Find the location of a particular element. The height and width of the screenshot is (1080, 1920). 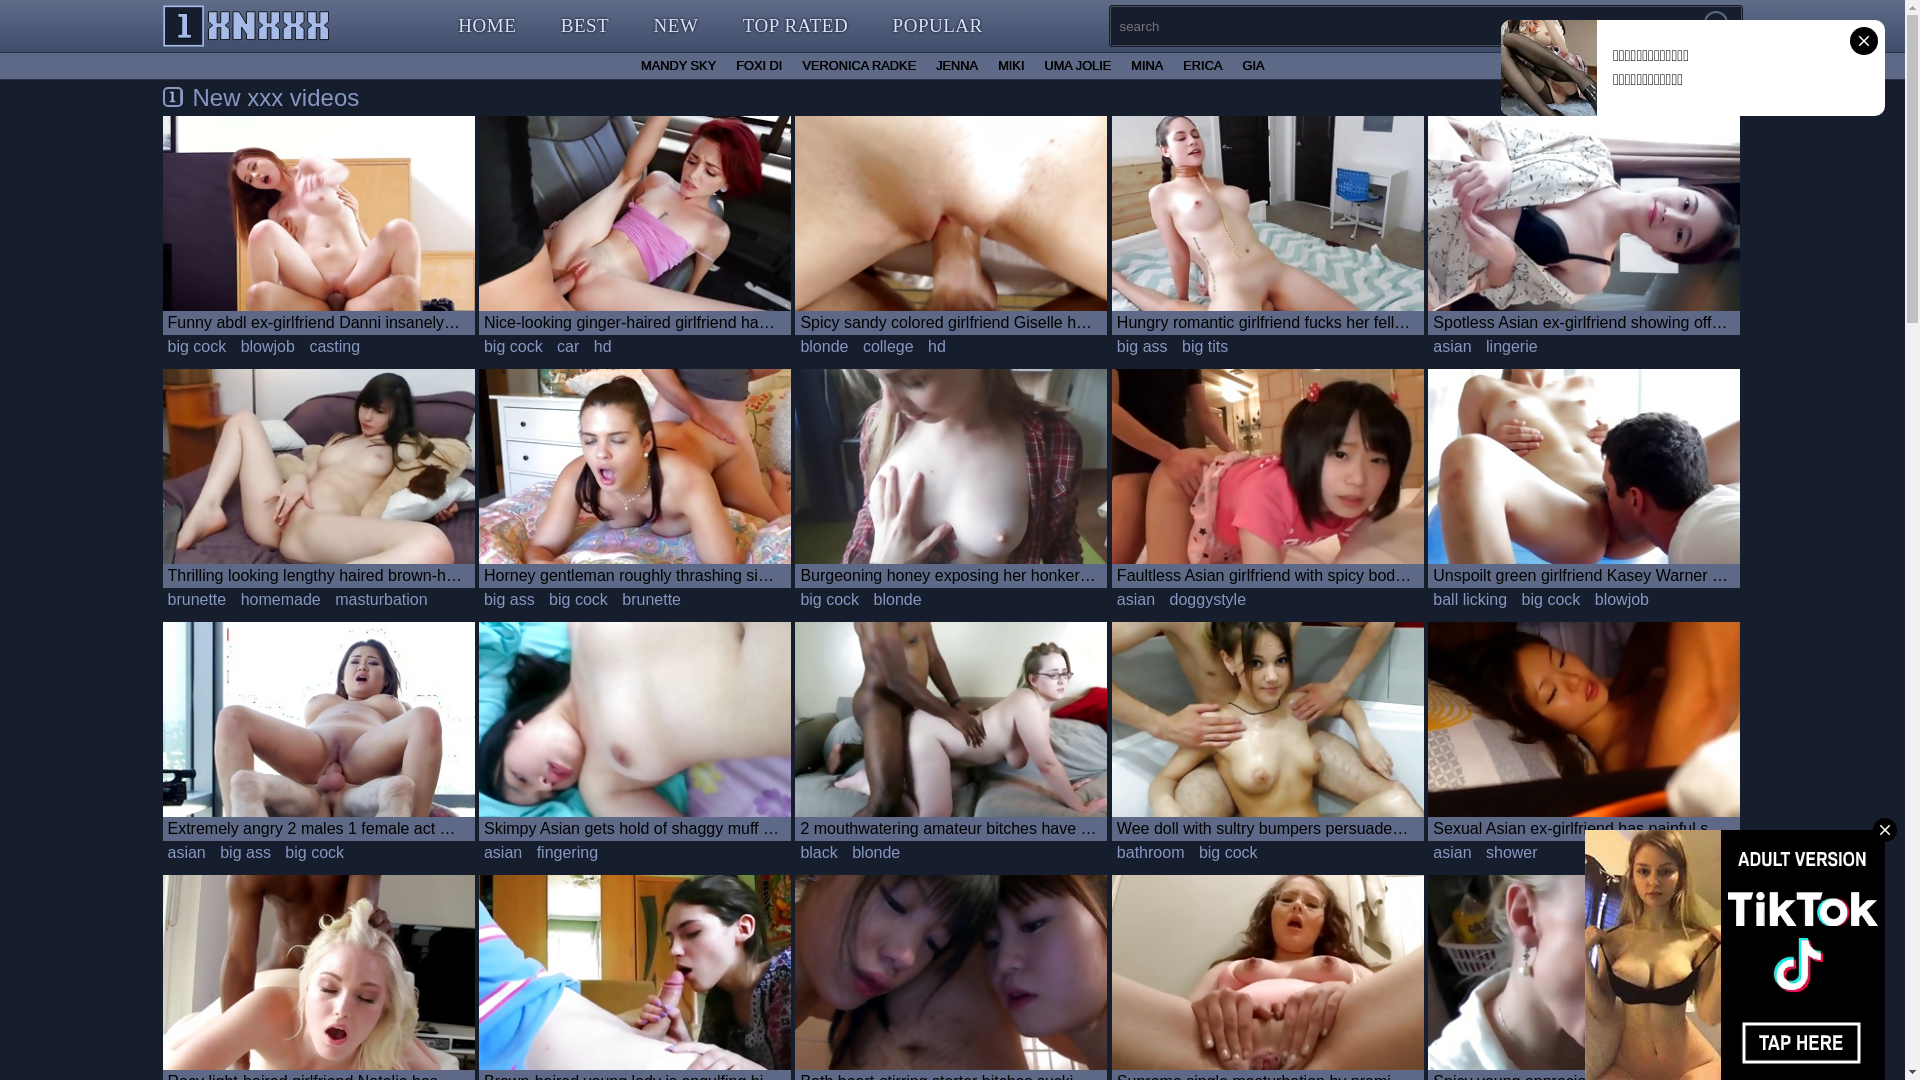

'brunette' is located at coordinates (651, 599).